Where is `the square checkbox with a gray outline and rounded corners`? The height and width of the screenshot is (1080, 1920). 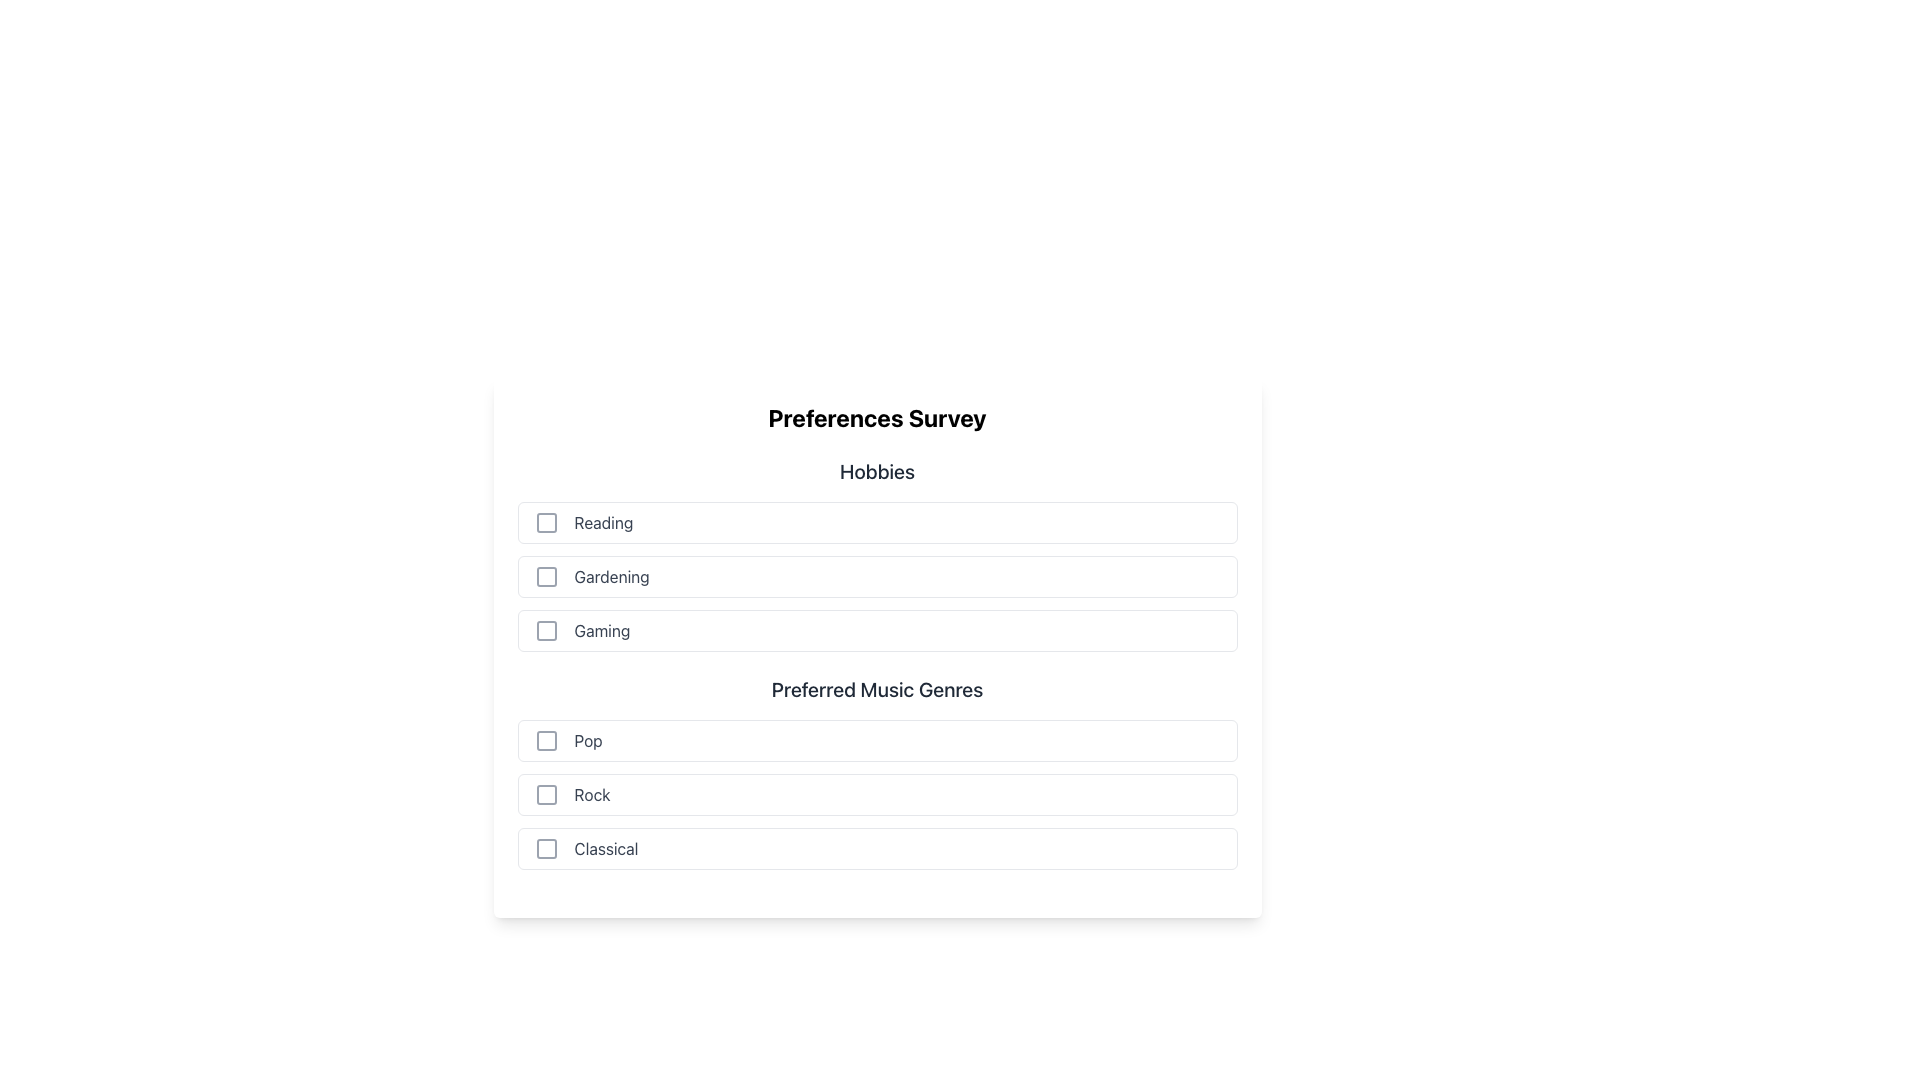 the square checkbox with a gray outline and rounded corners is located at coordinates (546, 577).